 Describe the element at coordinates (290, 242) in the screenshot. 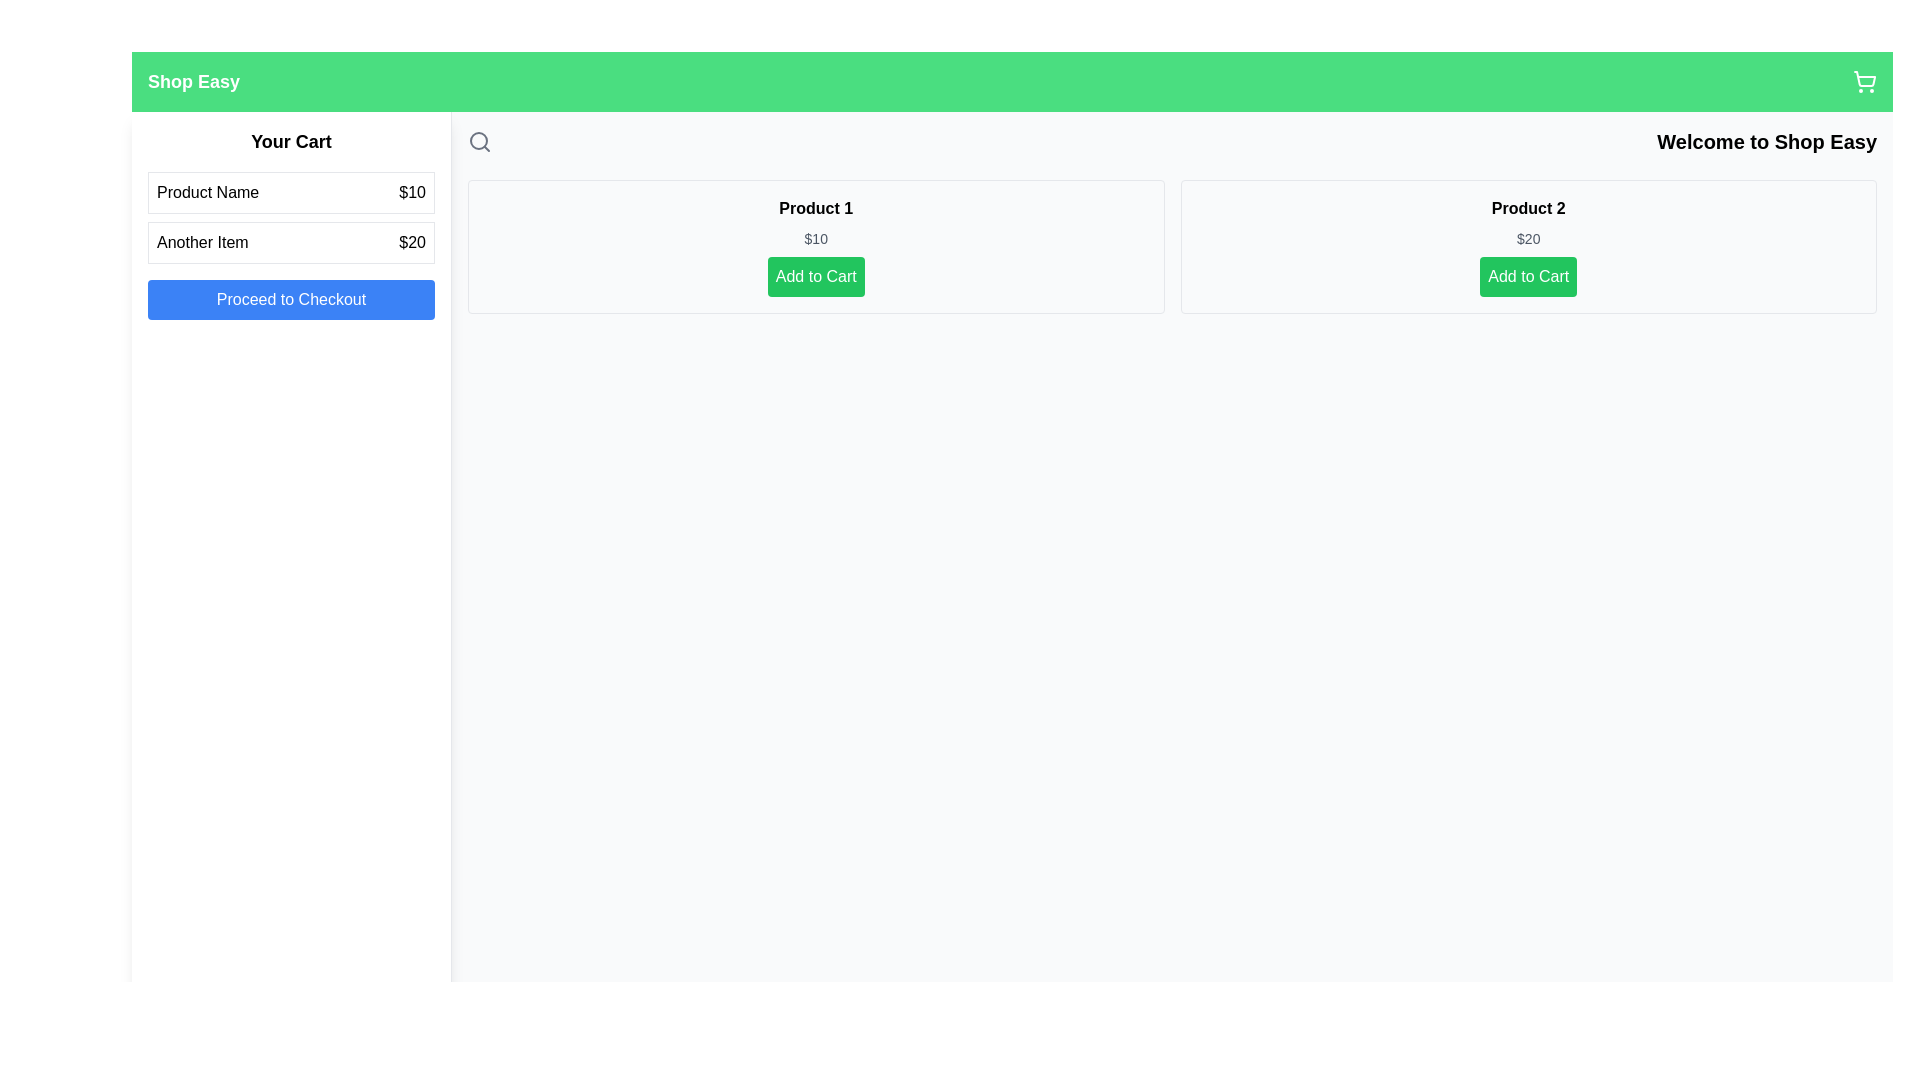

I see `to select the second row in the 'Your Cart' section, which displays 'Another Item' on the left and '$20' on the right` at that location.